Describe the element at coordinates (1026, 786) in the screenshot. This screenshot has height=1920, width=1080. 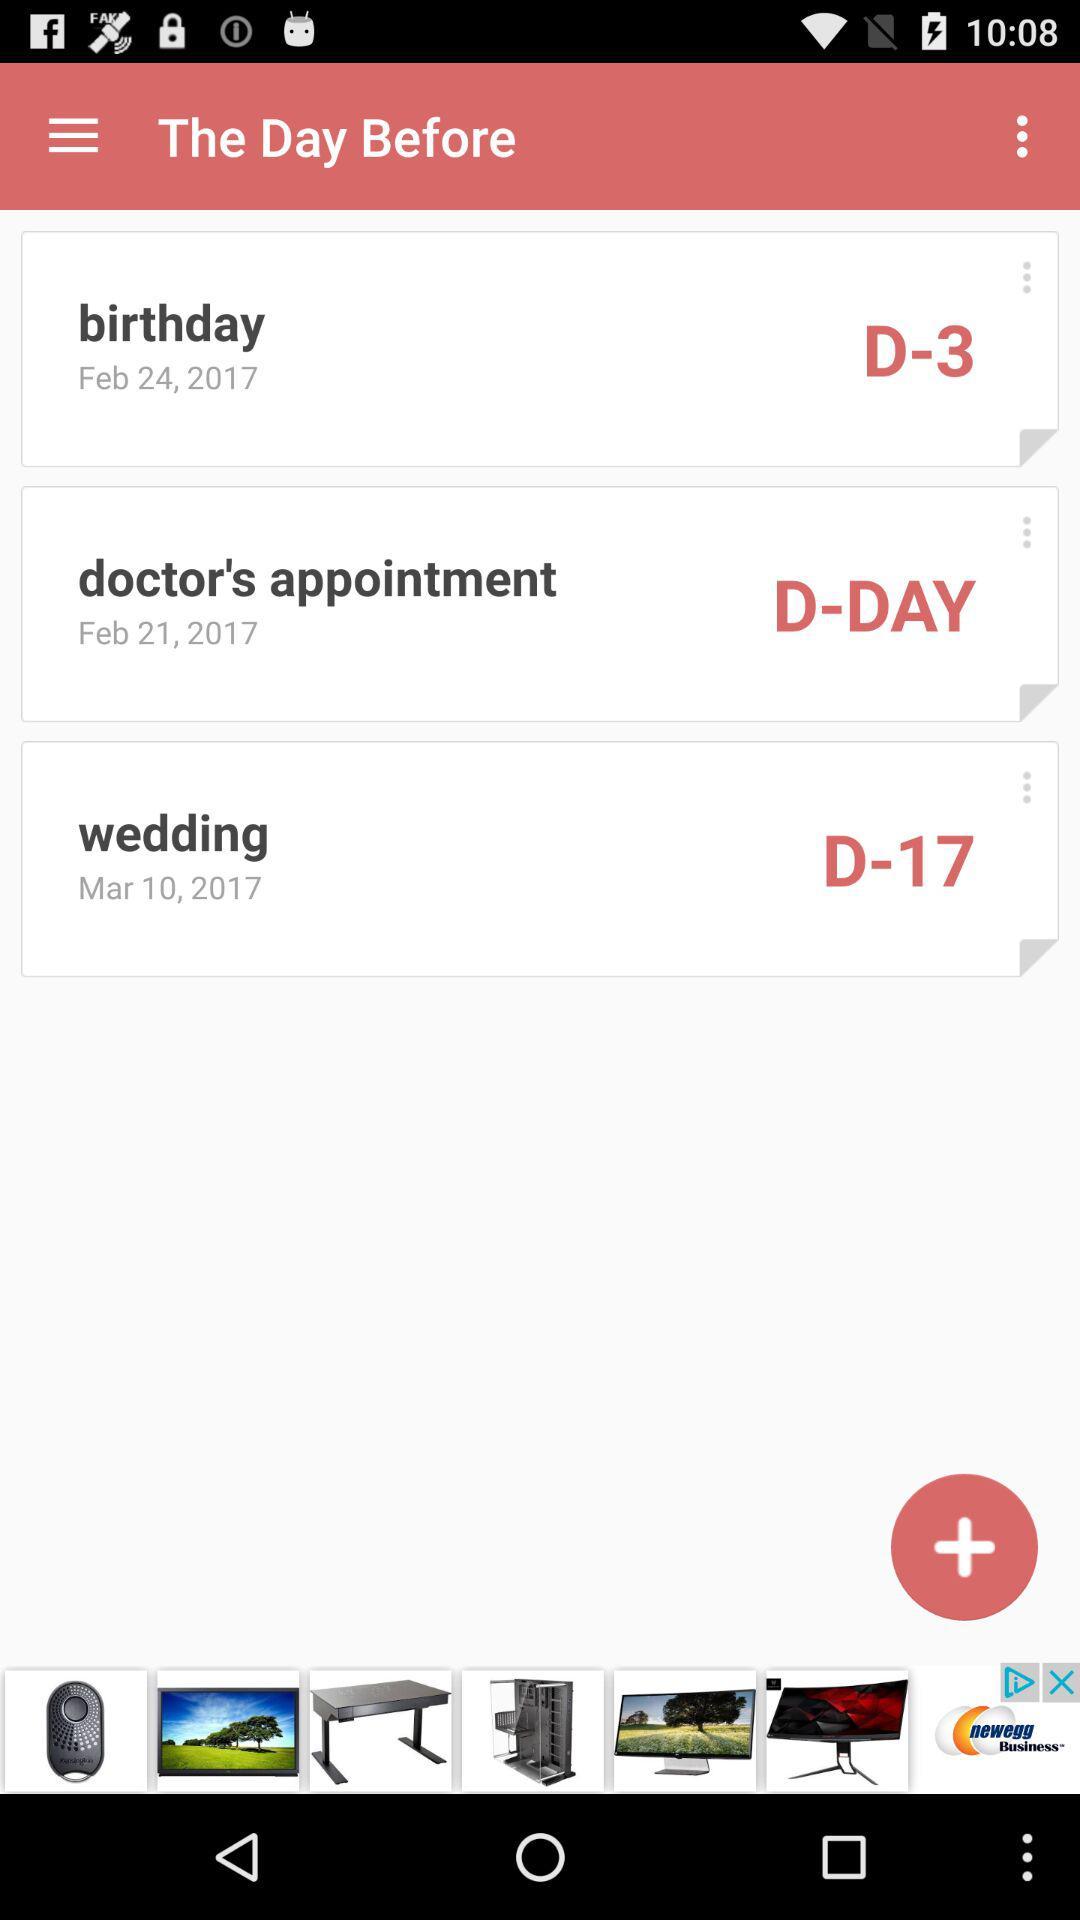
I see `open other actions for this record` at that location.